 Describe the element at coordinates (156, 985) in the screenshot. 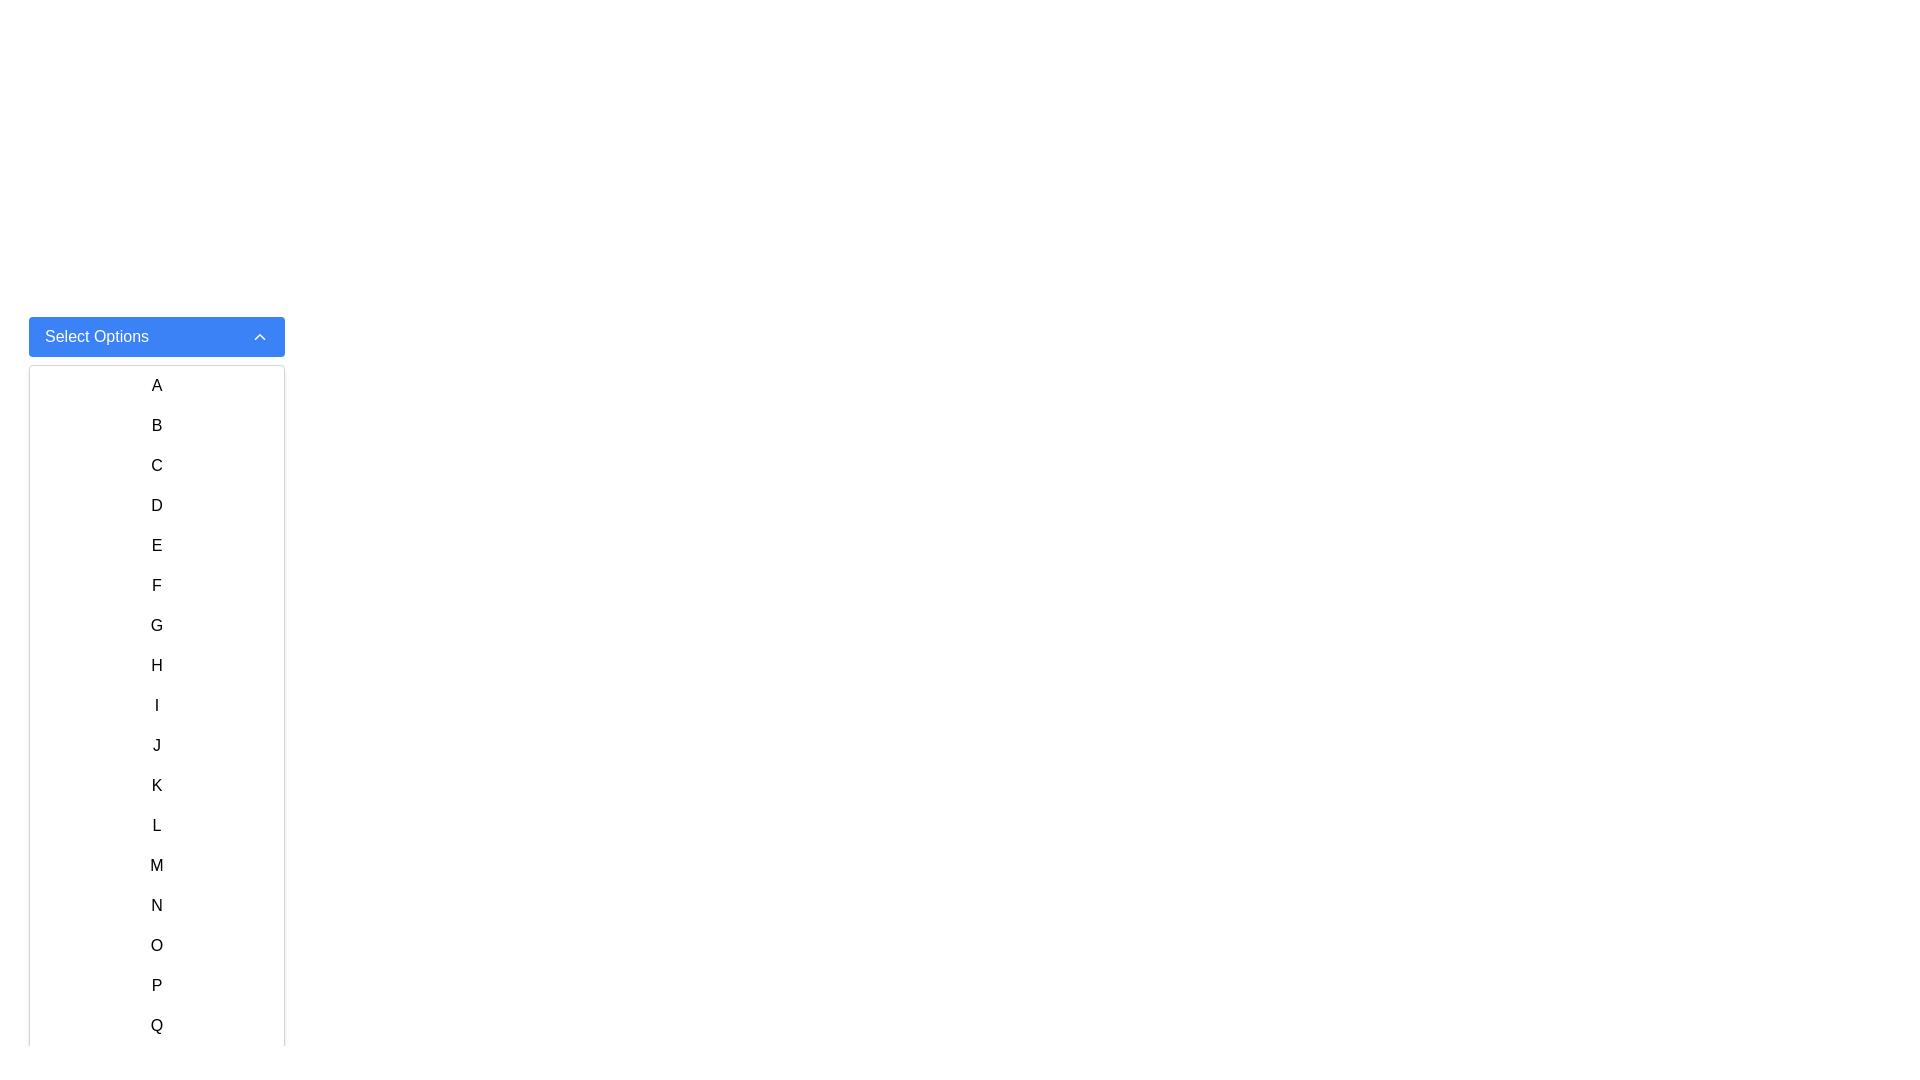

I see `to select the letter 'P' from the dropdown menu, which is the sixteenth item in a vertical list of single-letter elements` at that location.